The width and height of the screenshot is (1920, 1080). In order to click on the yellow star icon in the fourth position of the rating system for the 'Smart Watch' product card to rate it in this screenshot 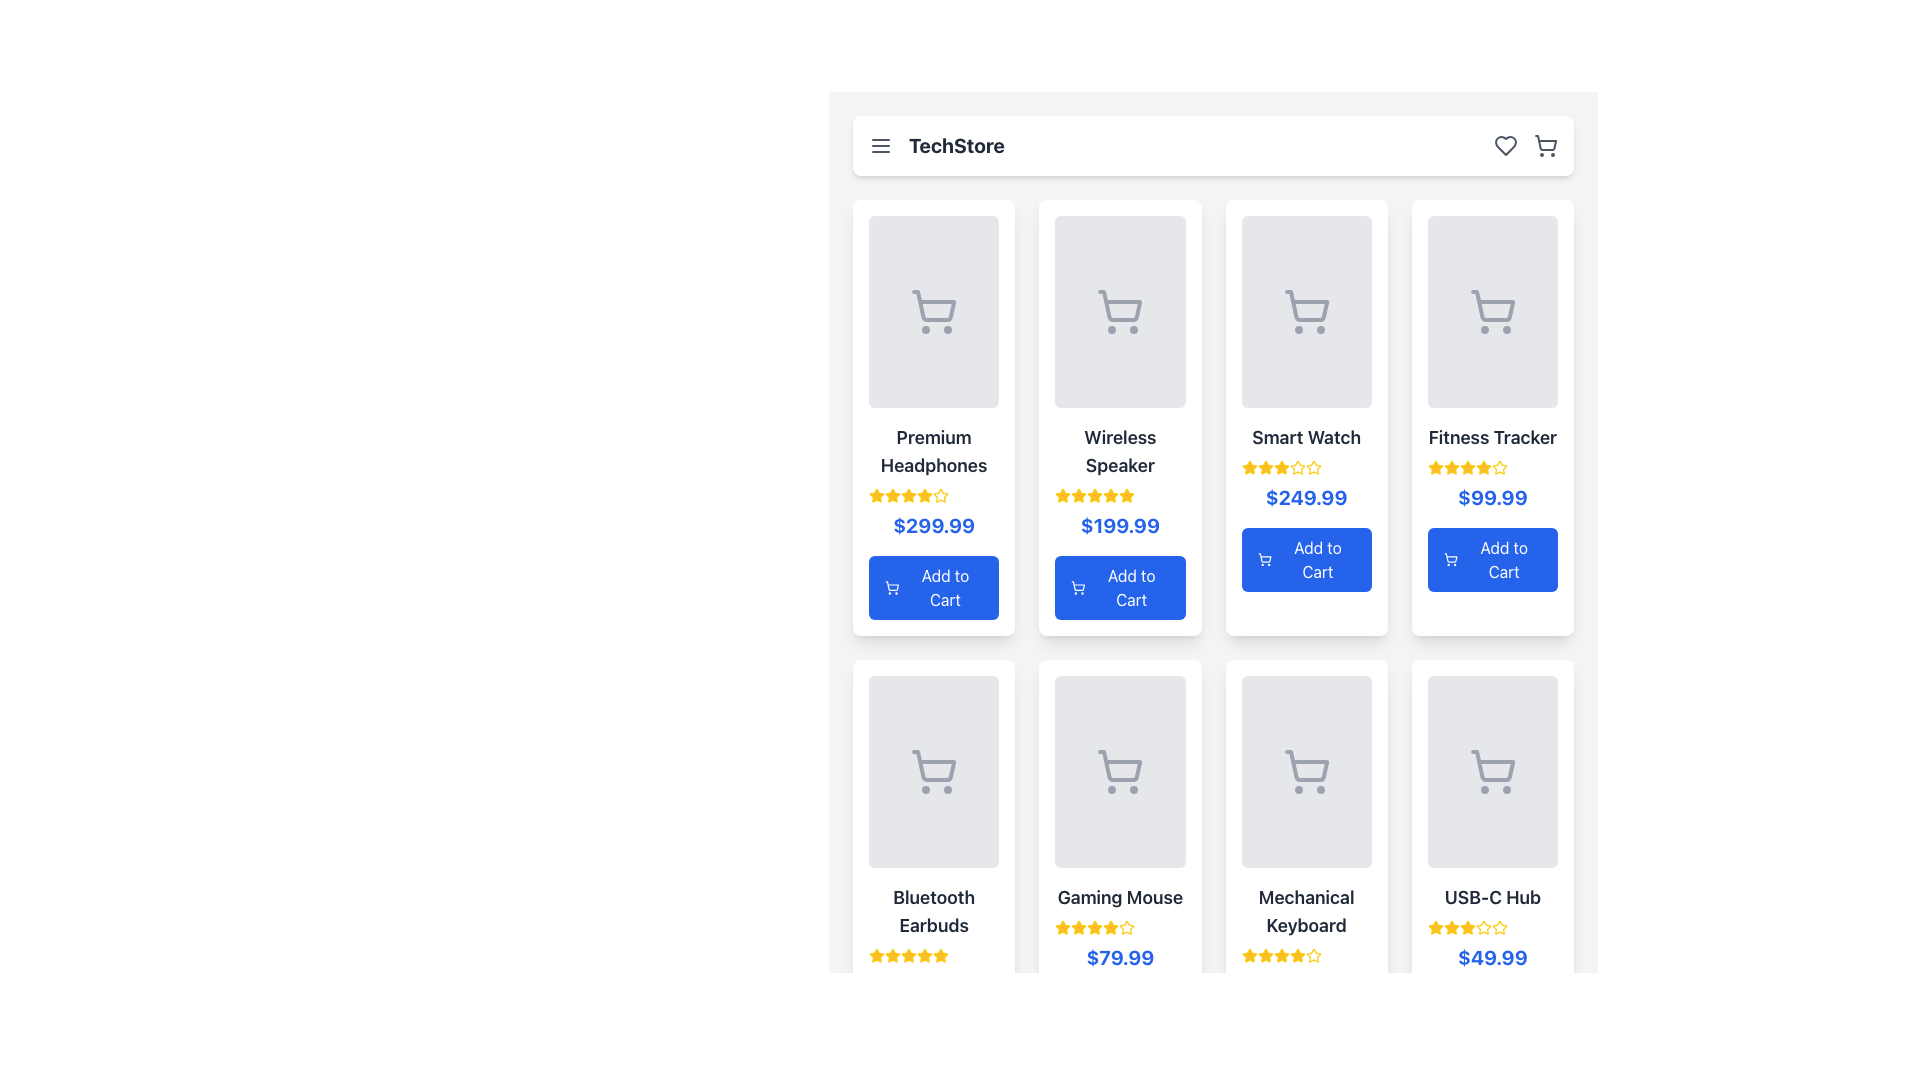, I will do `click(1297, 467)`.